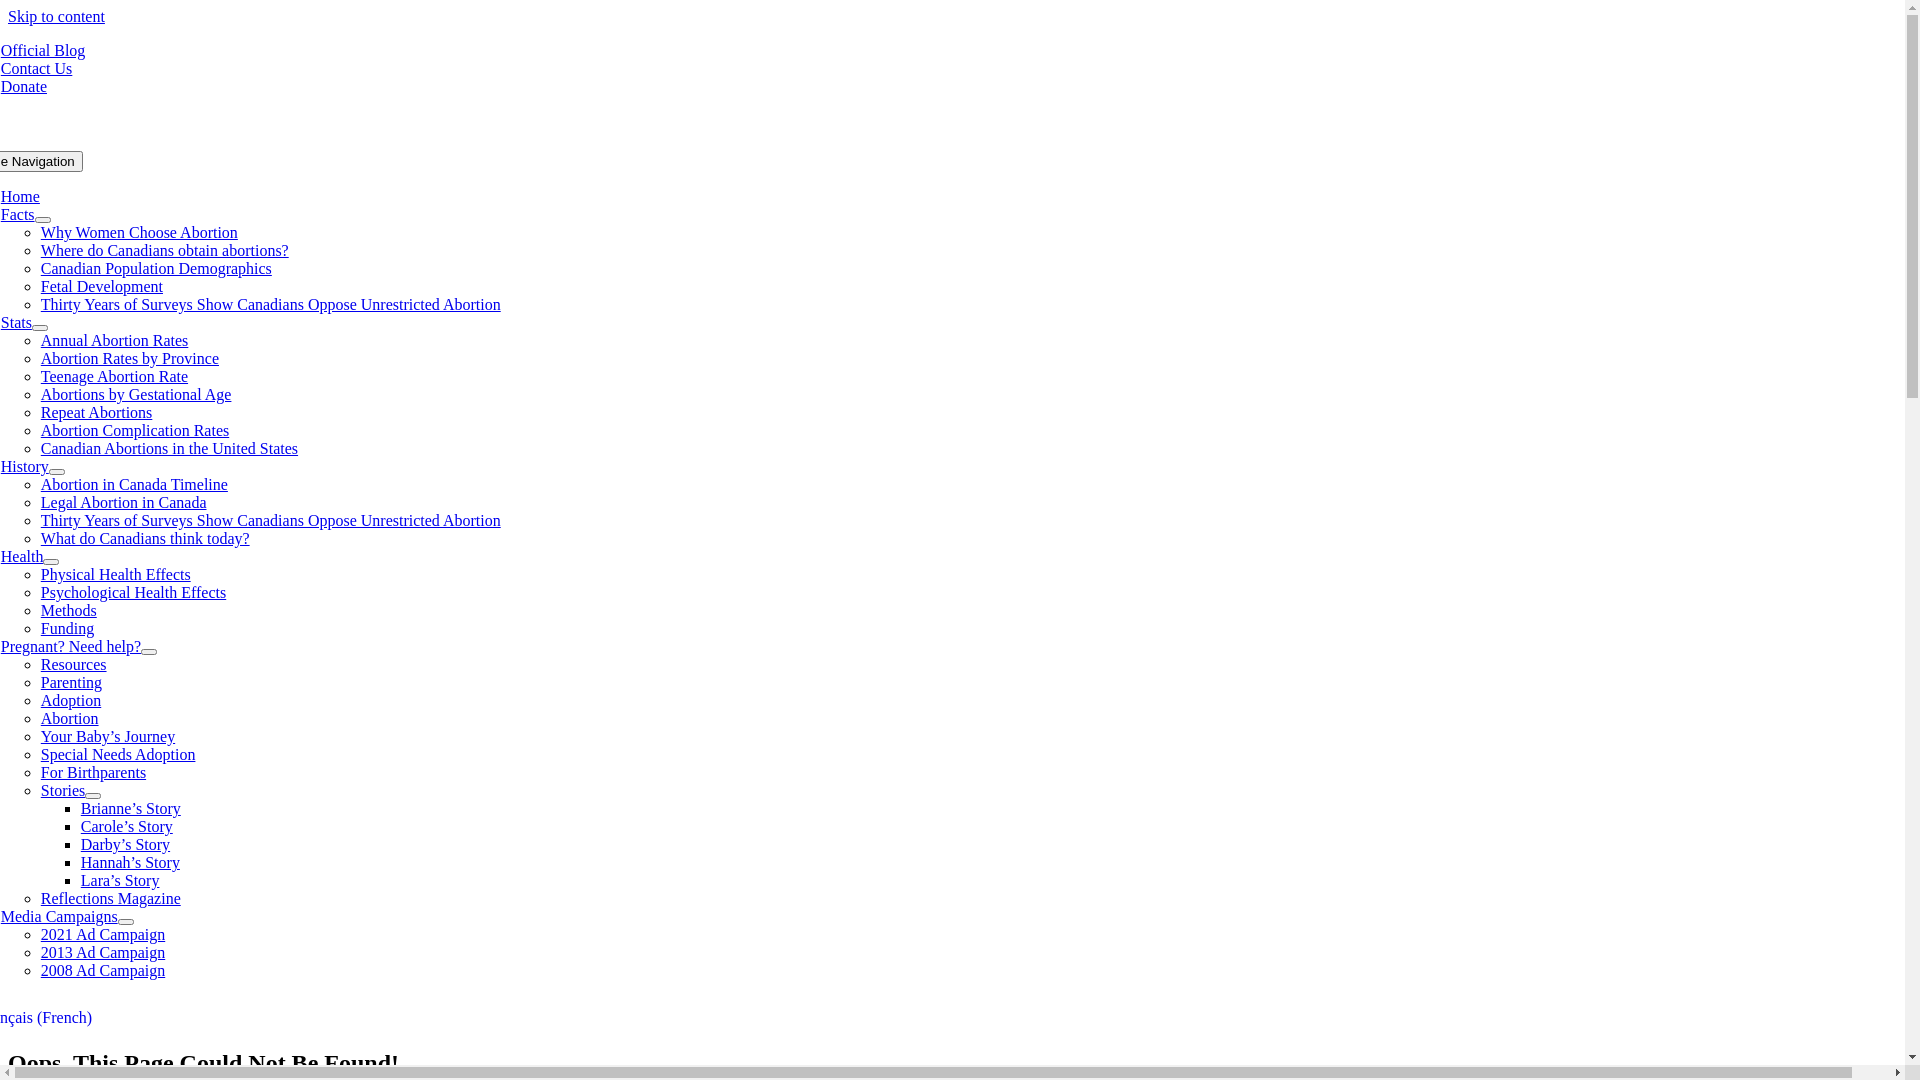  I want to click on 'Reflections Magazine', so click(109, 897).